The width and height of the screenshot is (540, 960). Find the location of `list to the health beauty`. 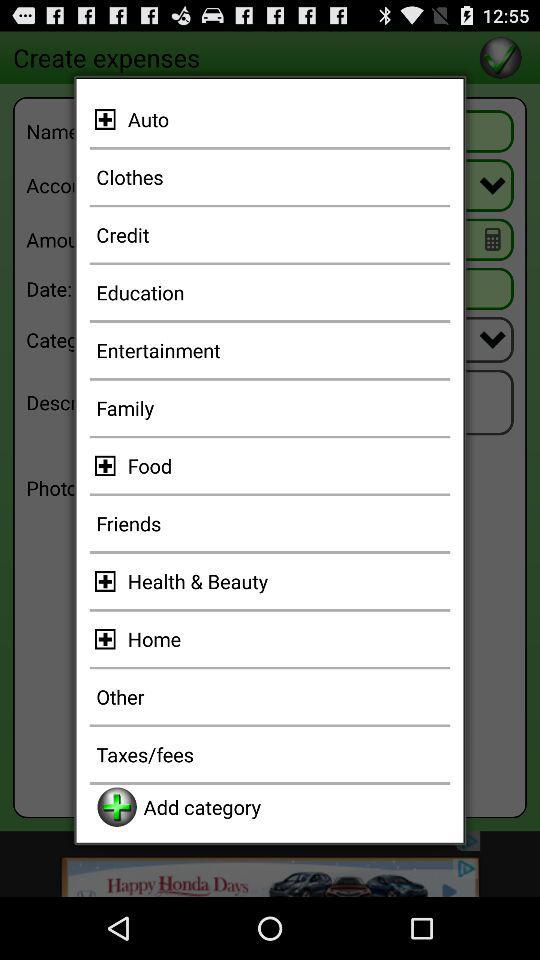

list to the health beauty is located at coordinates (108, 581).